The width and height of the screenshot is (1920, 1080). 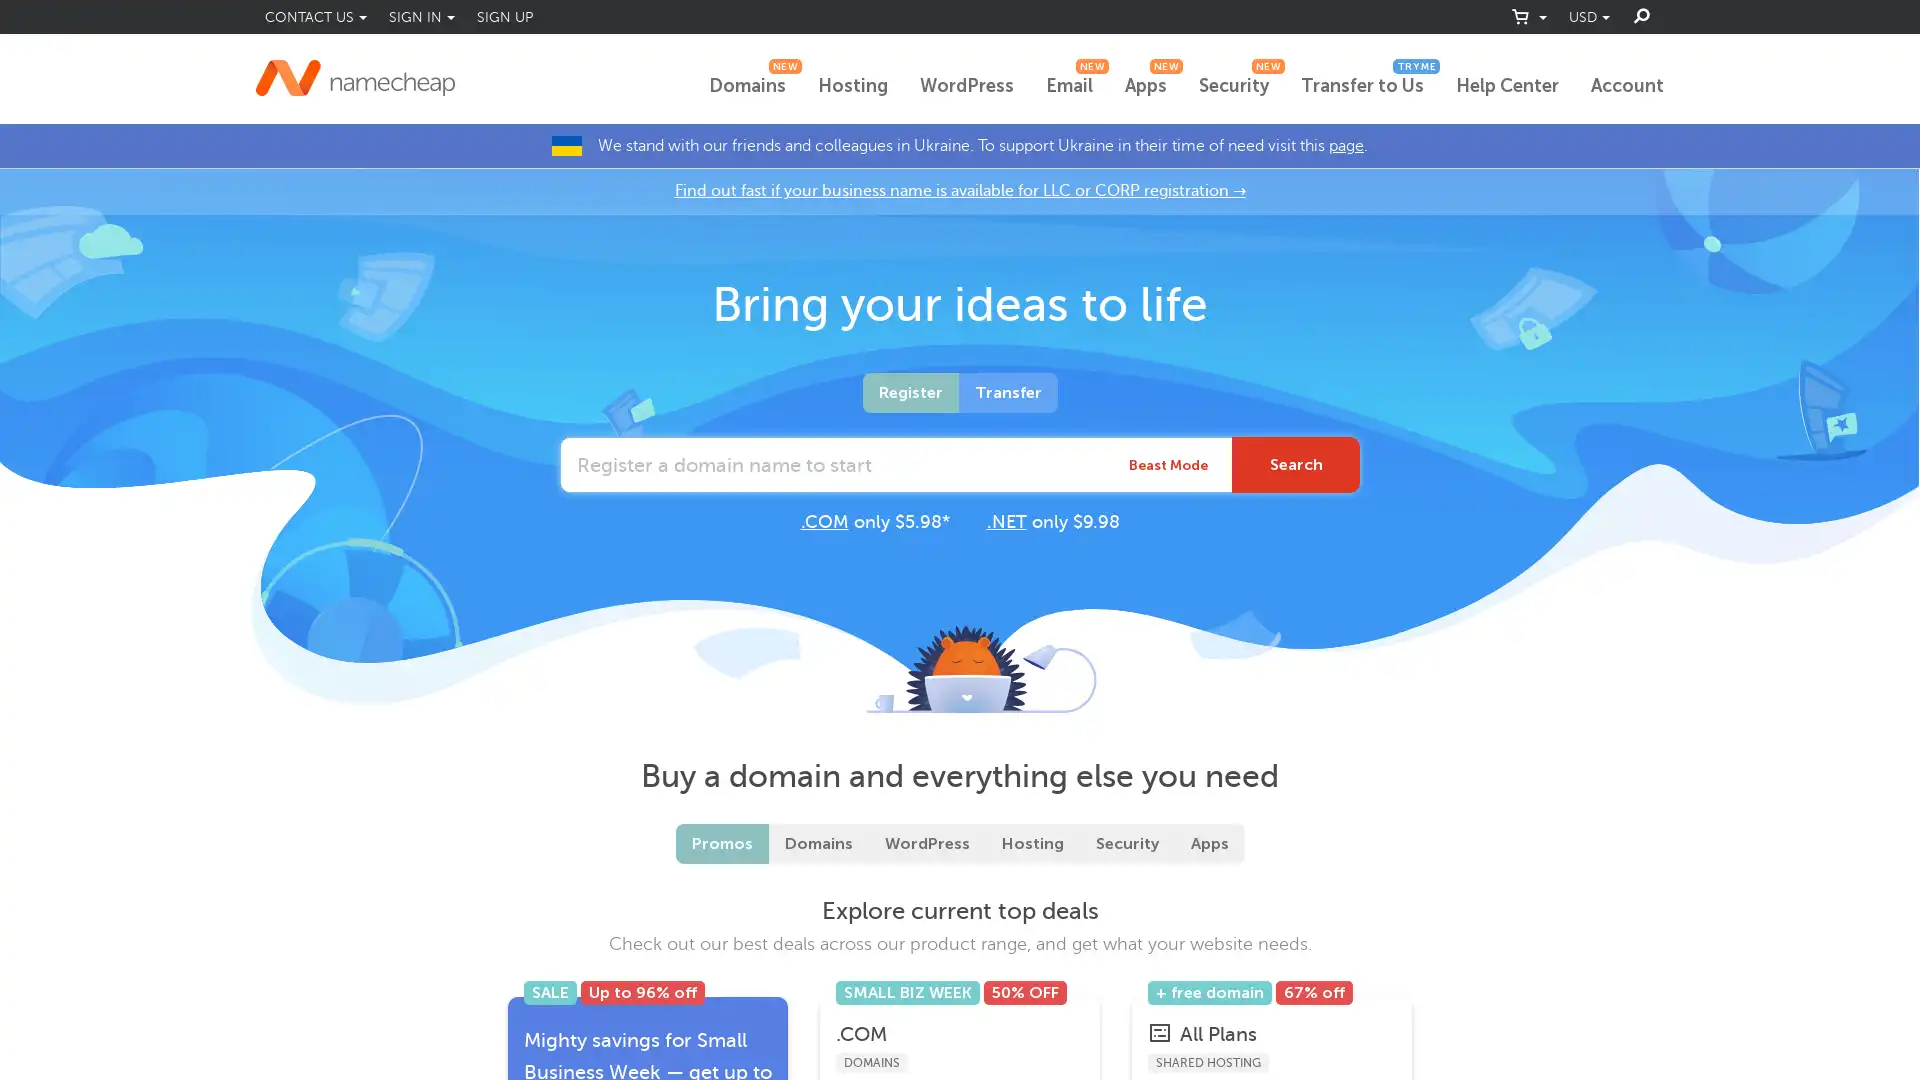 I want to click on Beast Mode, so click(x=1168, y=465).